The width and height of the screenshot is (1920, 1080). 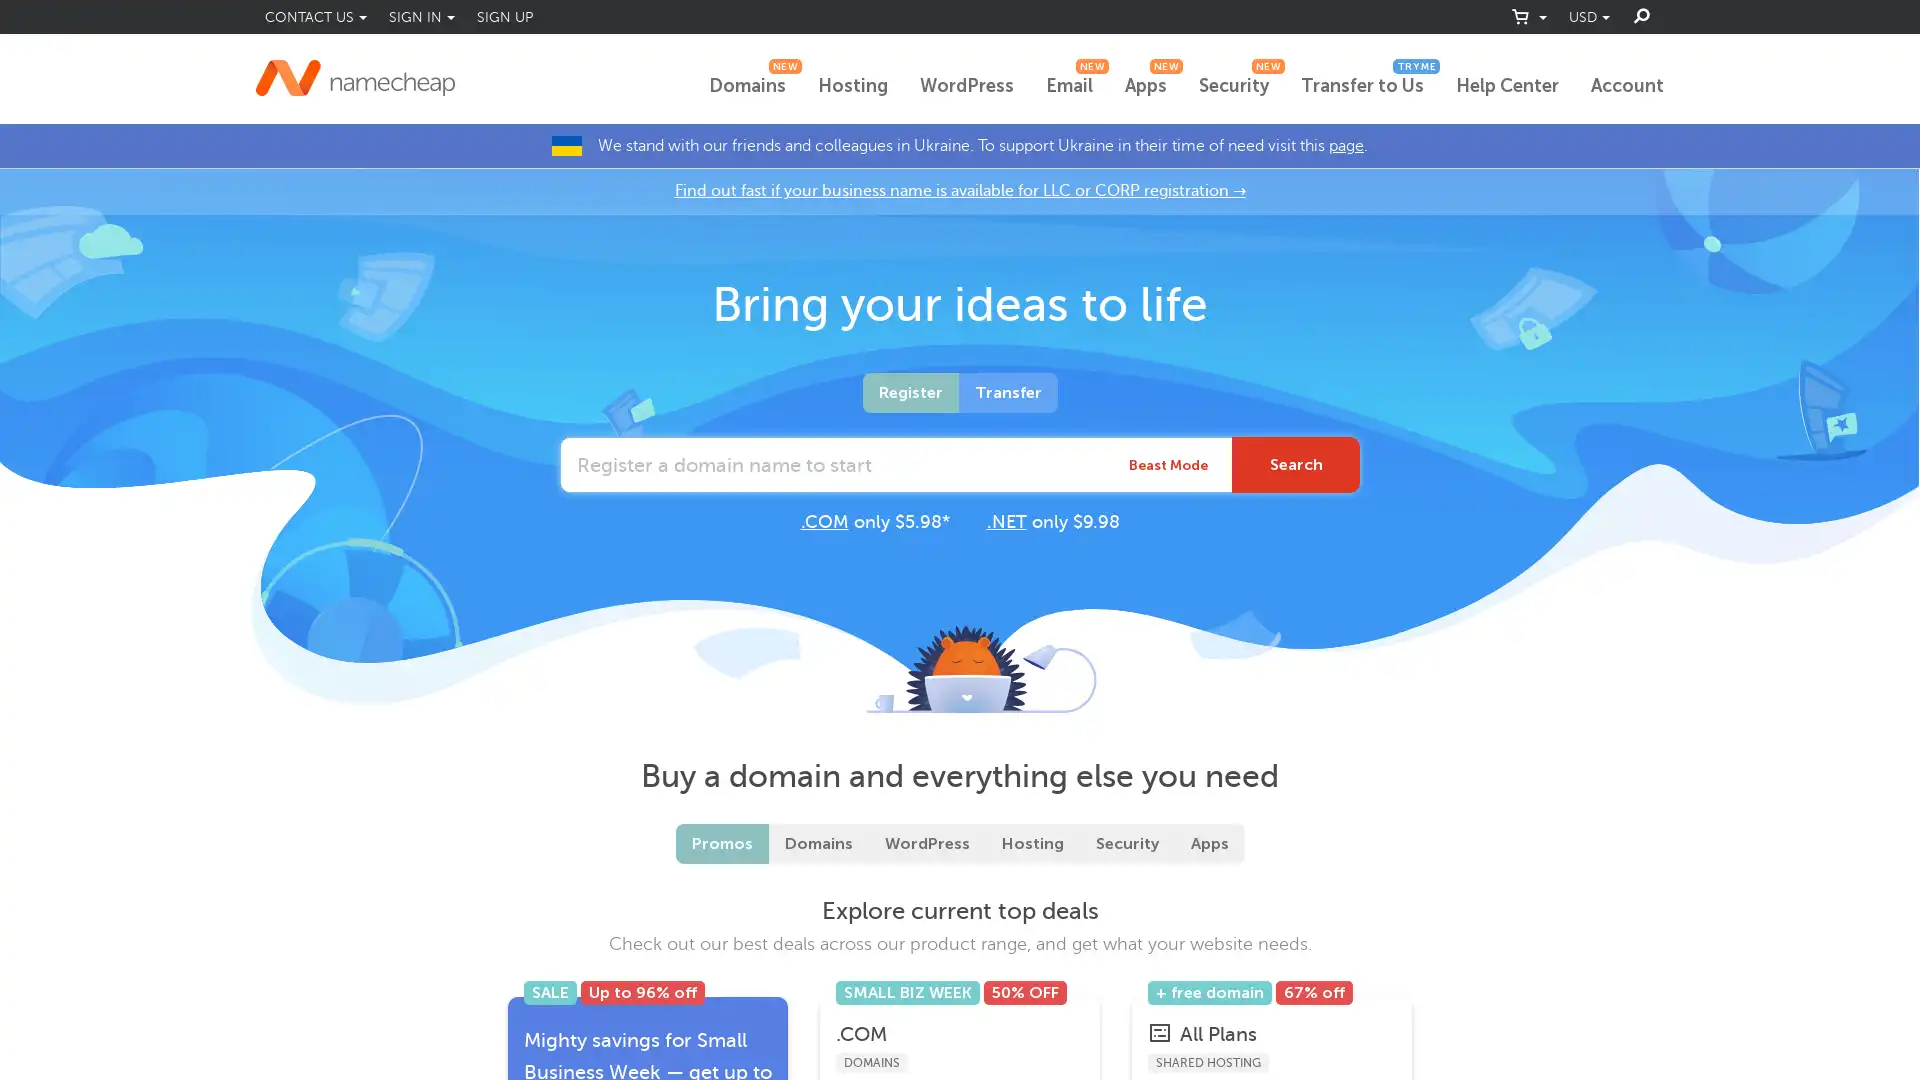 I want to click on Beast Mode, so click(x=1168, y=465).